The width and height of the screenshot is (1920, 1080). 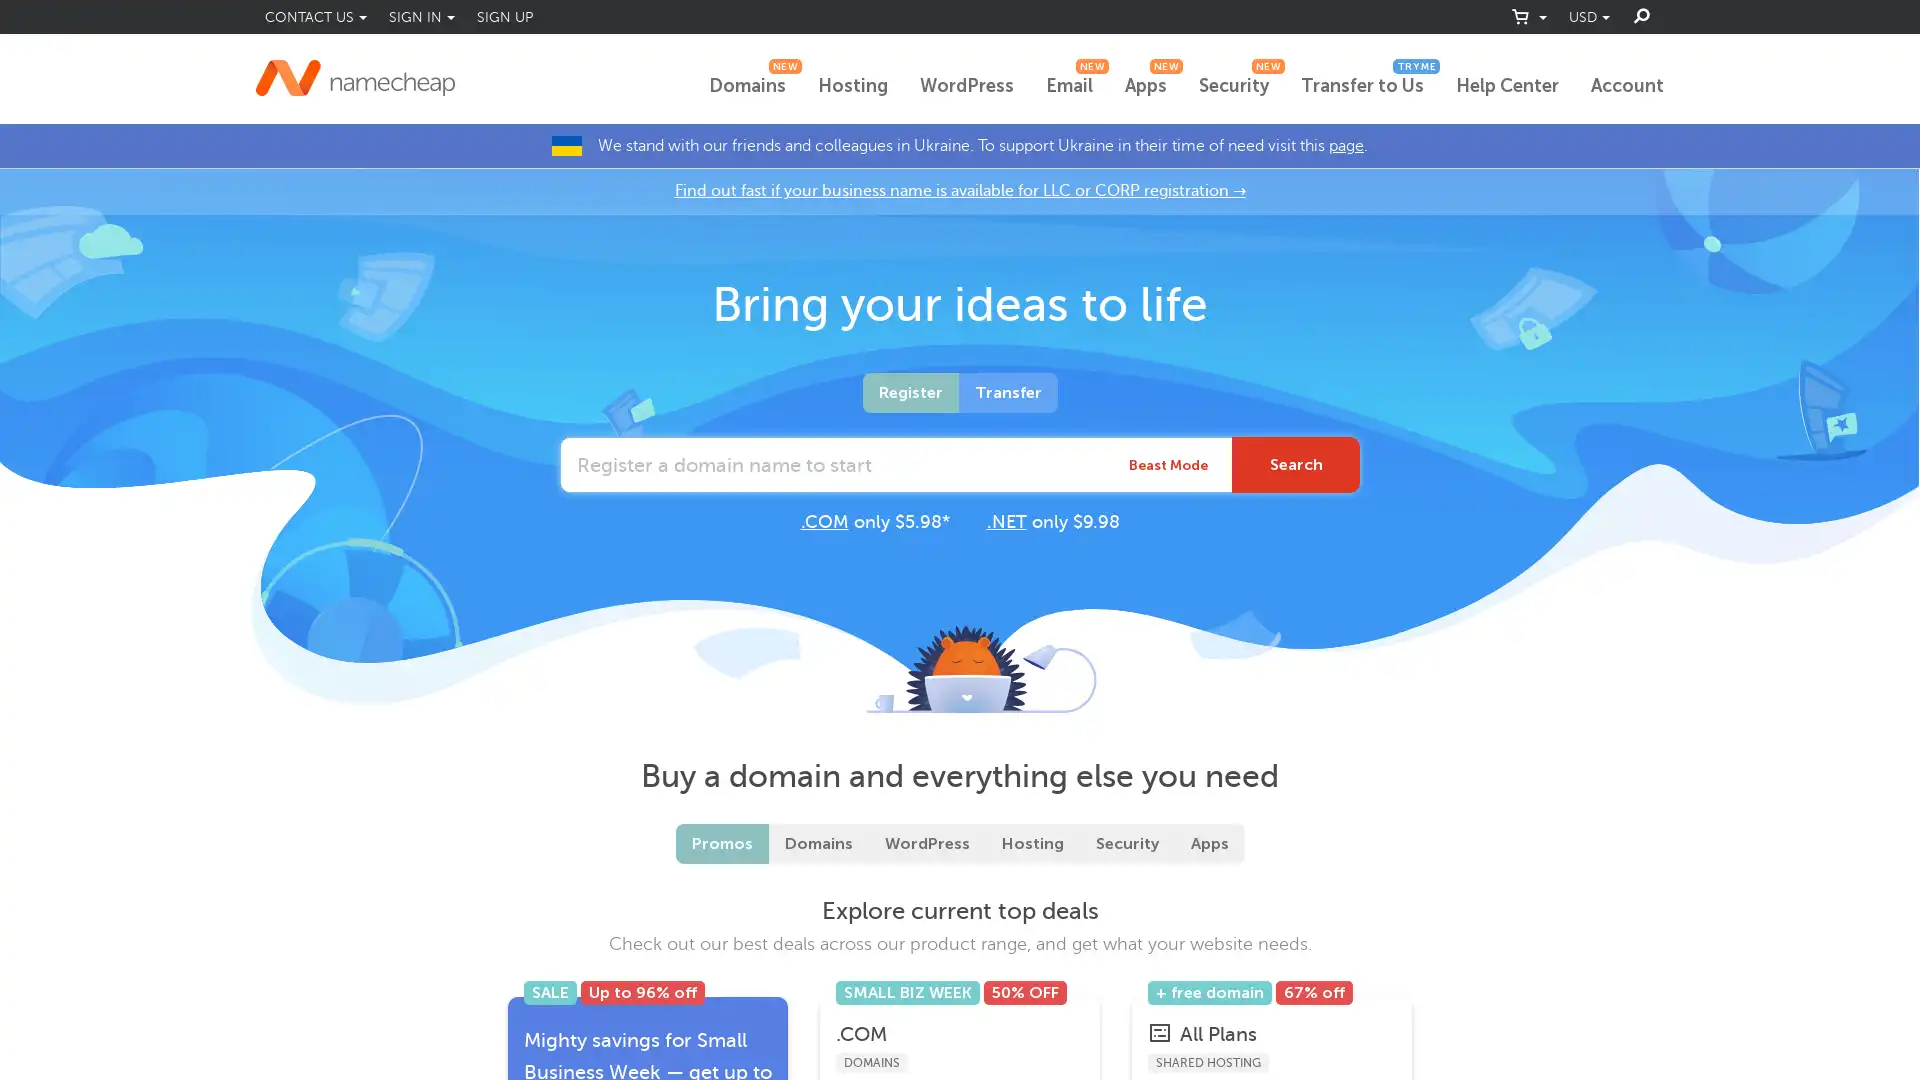 I want to click on Beast Mode, so click(x=1168, y=465).